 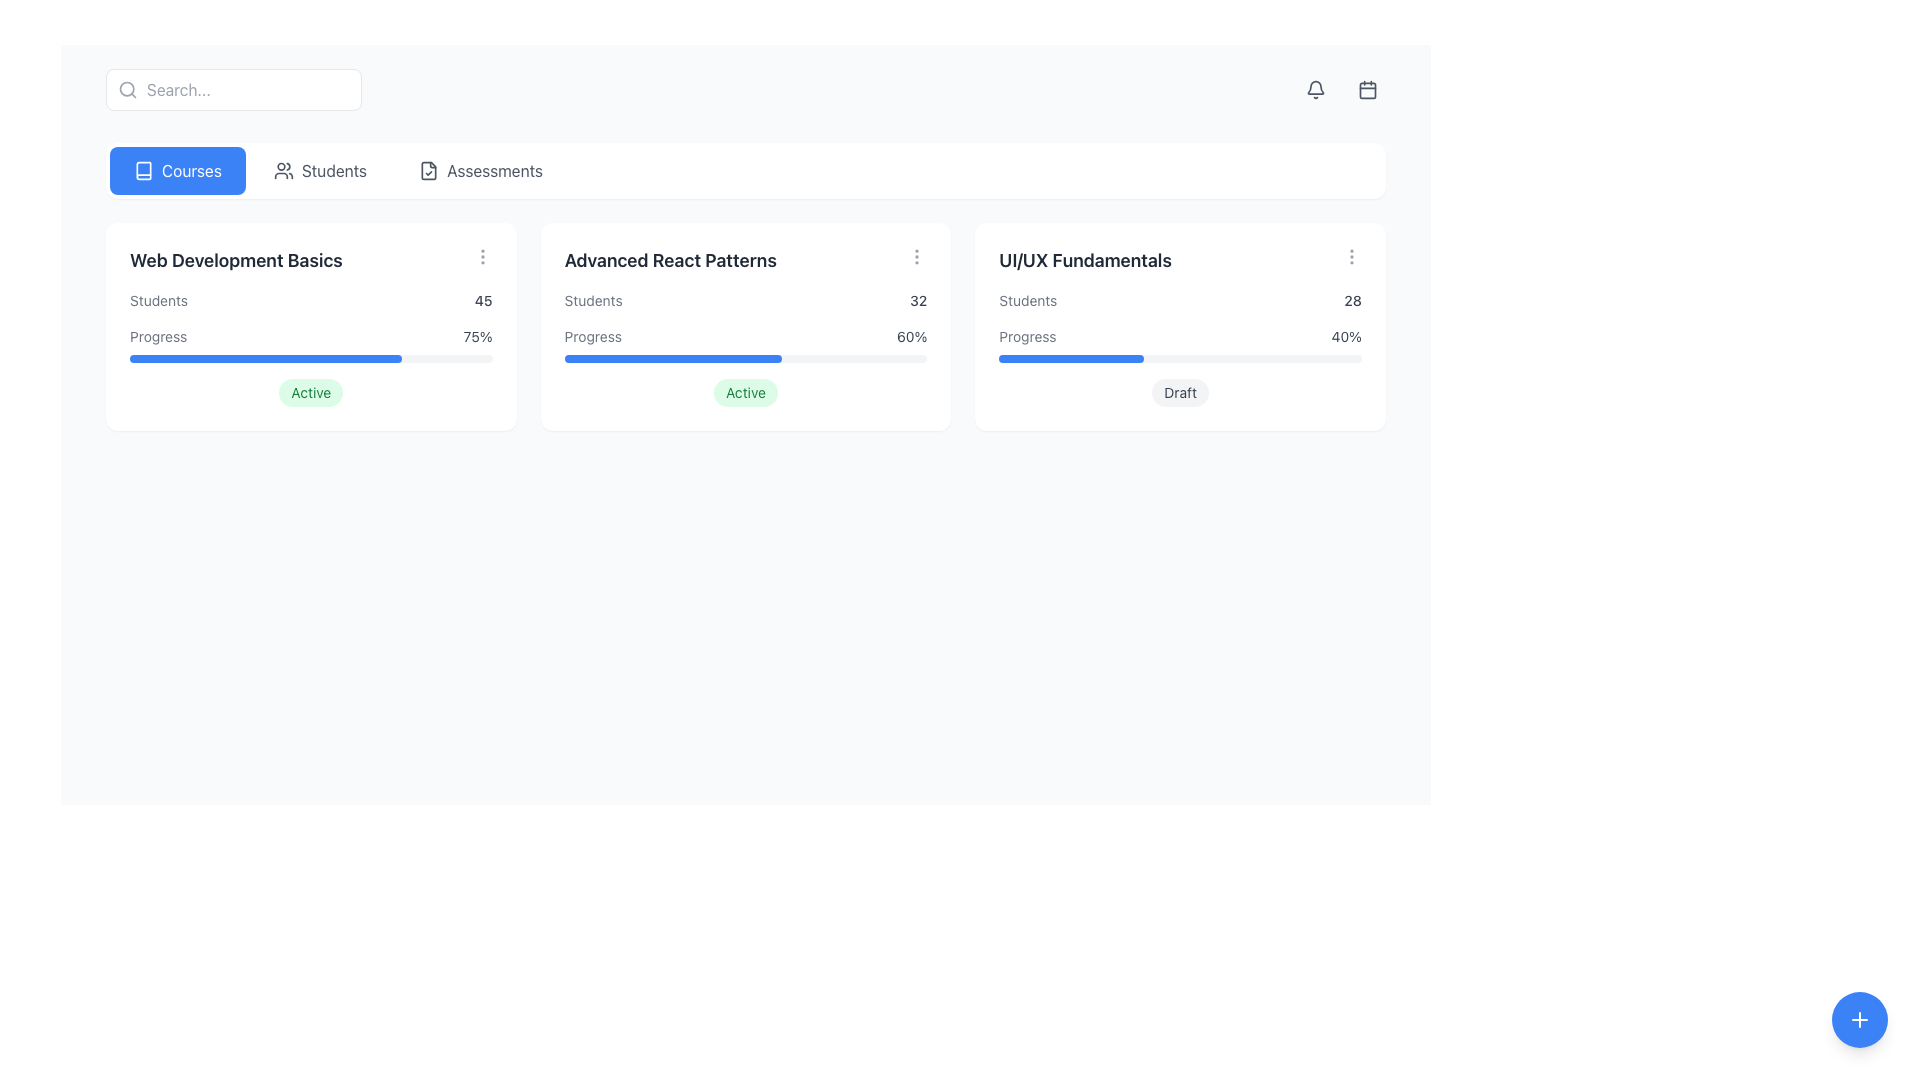 What do you see at coordinates (480, 169) in the screenshot?
I see `the 'Assessments' navigation button located in the navigation bar to observe a visual cue indicating interactivity` at bounding box center [480, 169].